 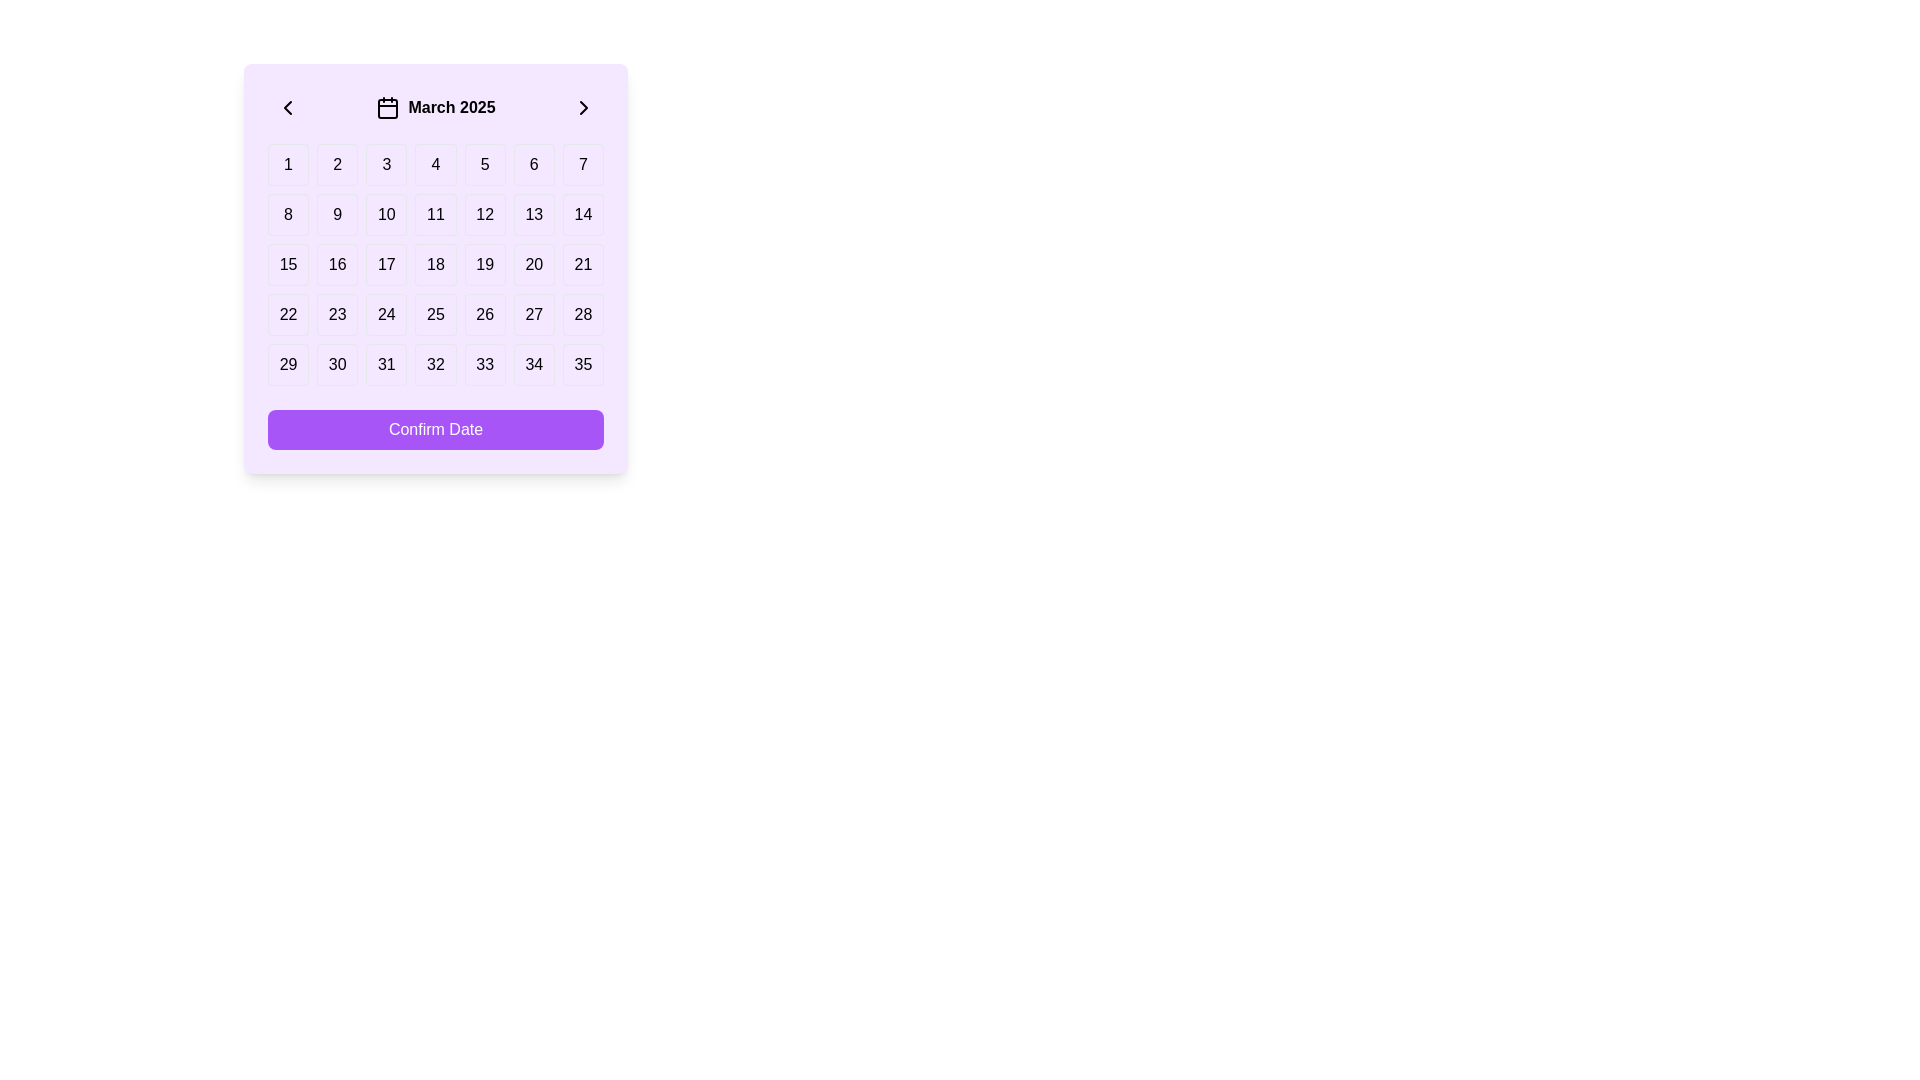 I want to click on the dates within the Calendar widget, so click(x=435, y=268).